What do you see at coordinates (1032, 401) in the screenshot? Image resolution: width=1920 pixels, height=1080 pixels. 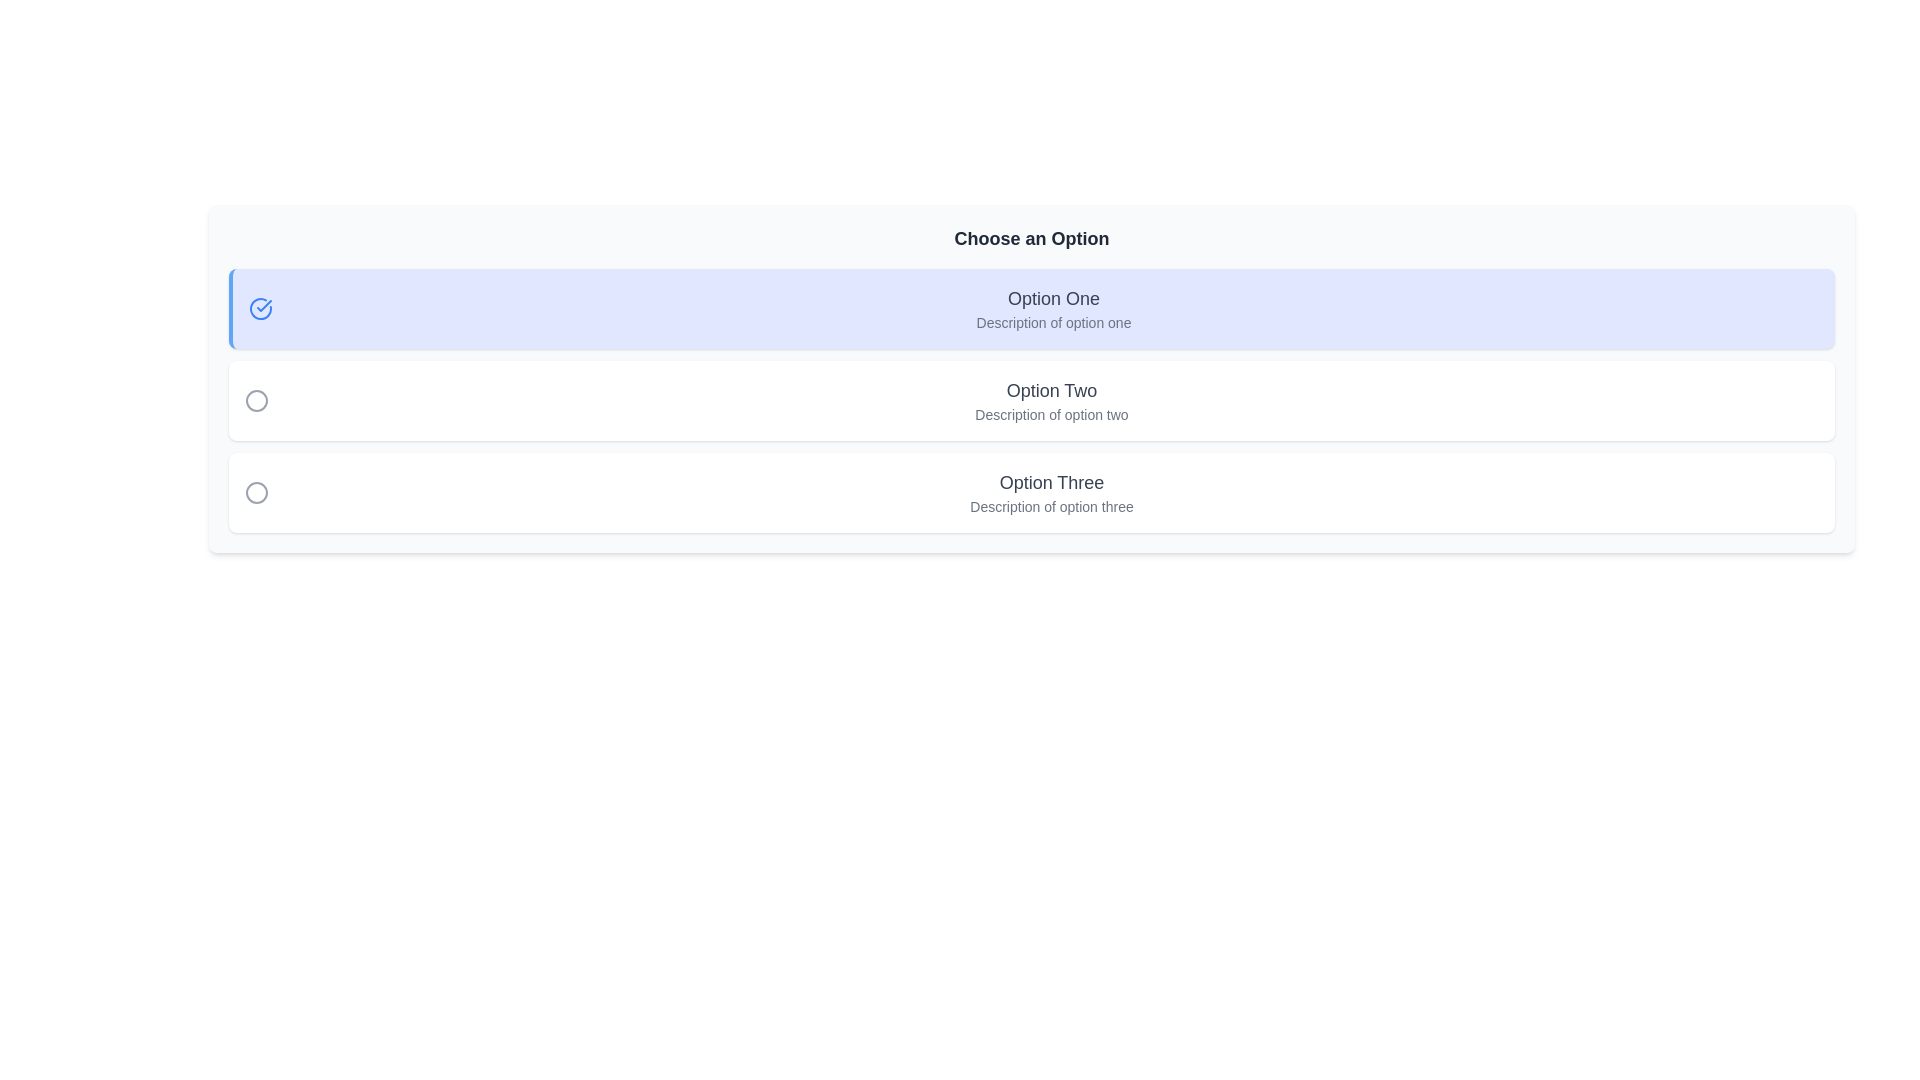 I see `the 'Option Two' button, which is a rectangular button with a white background and rounded corners, containing the text 'Option Two' and an empty circular icon to its left` at bounding box center [1032, 401].